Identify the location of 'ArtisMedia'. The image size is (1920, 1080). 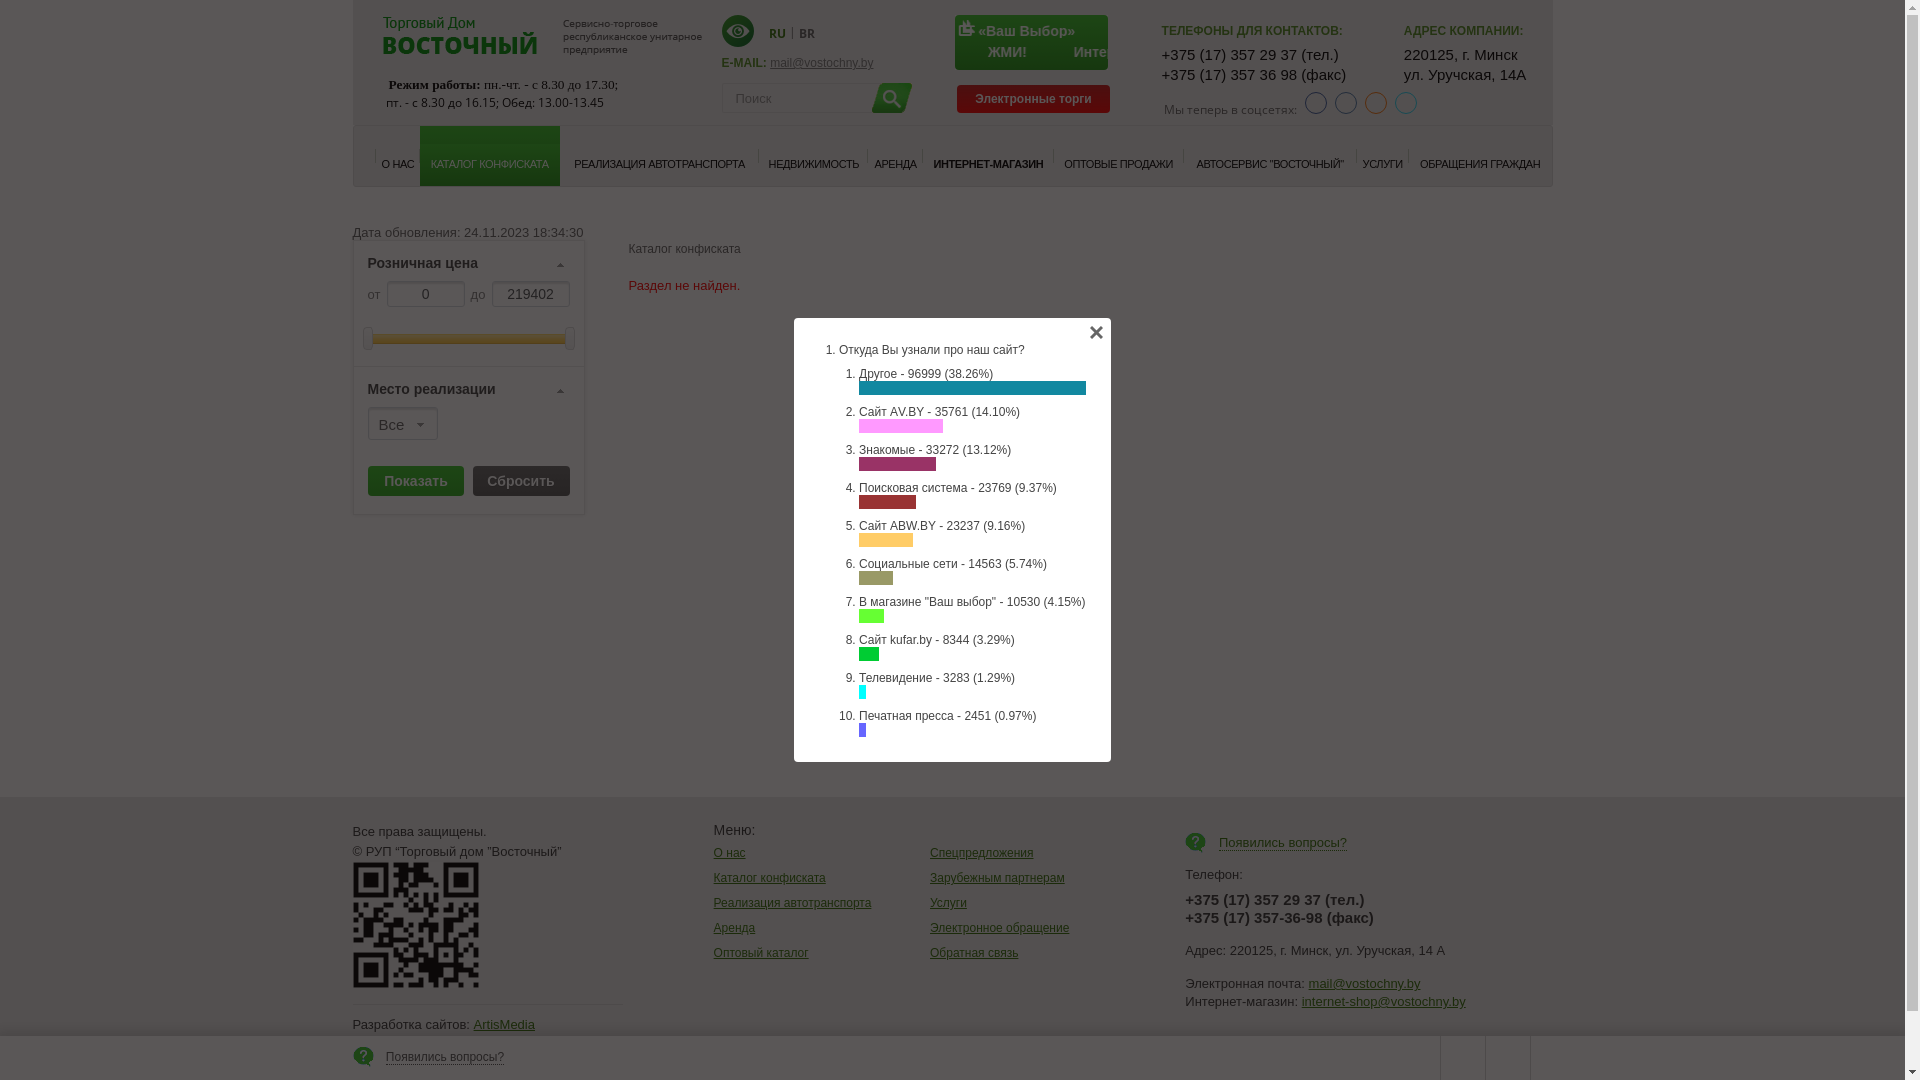
(504, 1024).